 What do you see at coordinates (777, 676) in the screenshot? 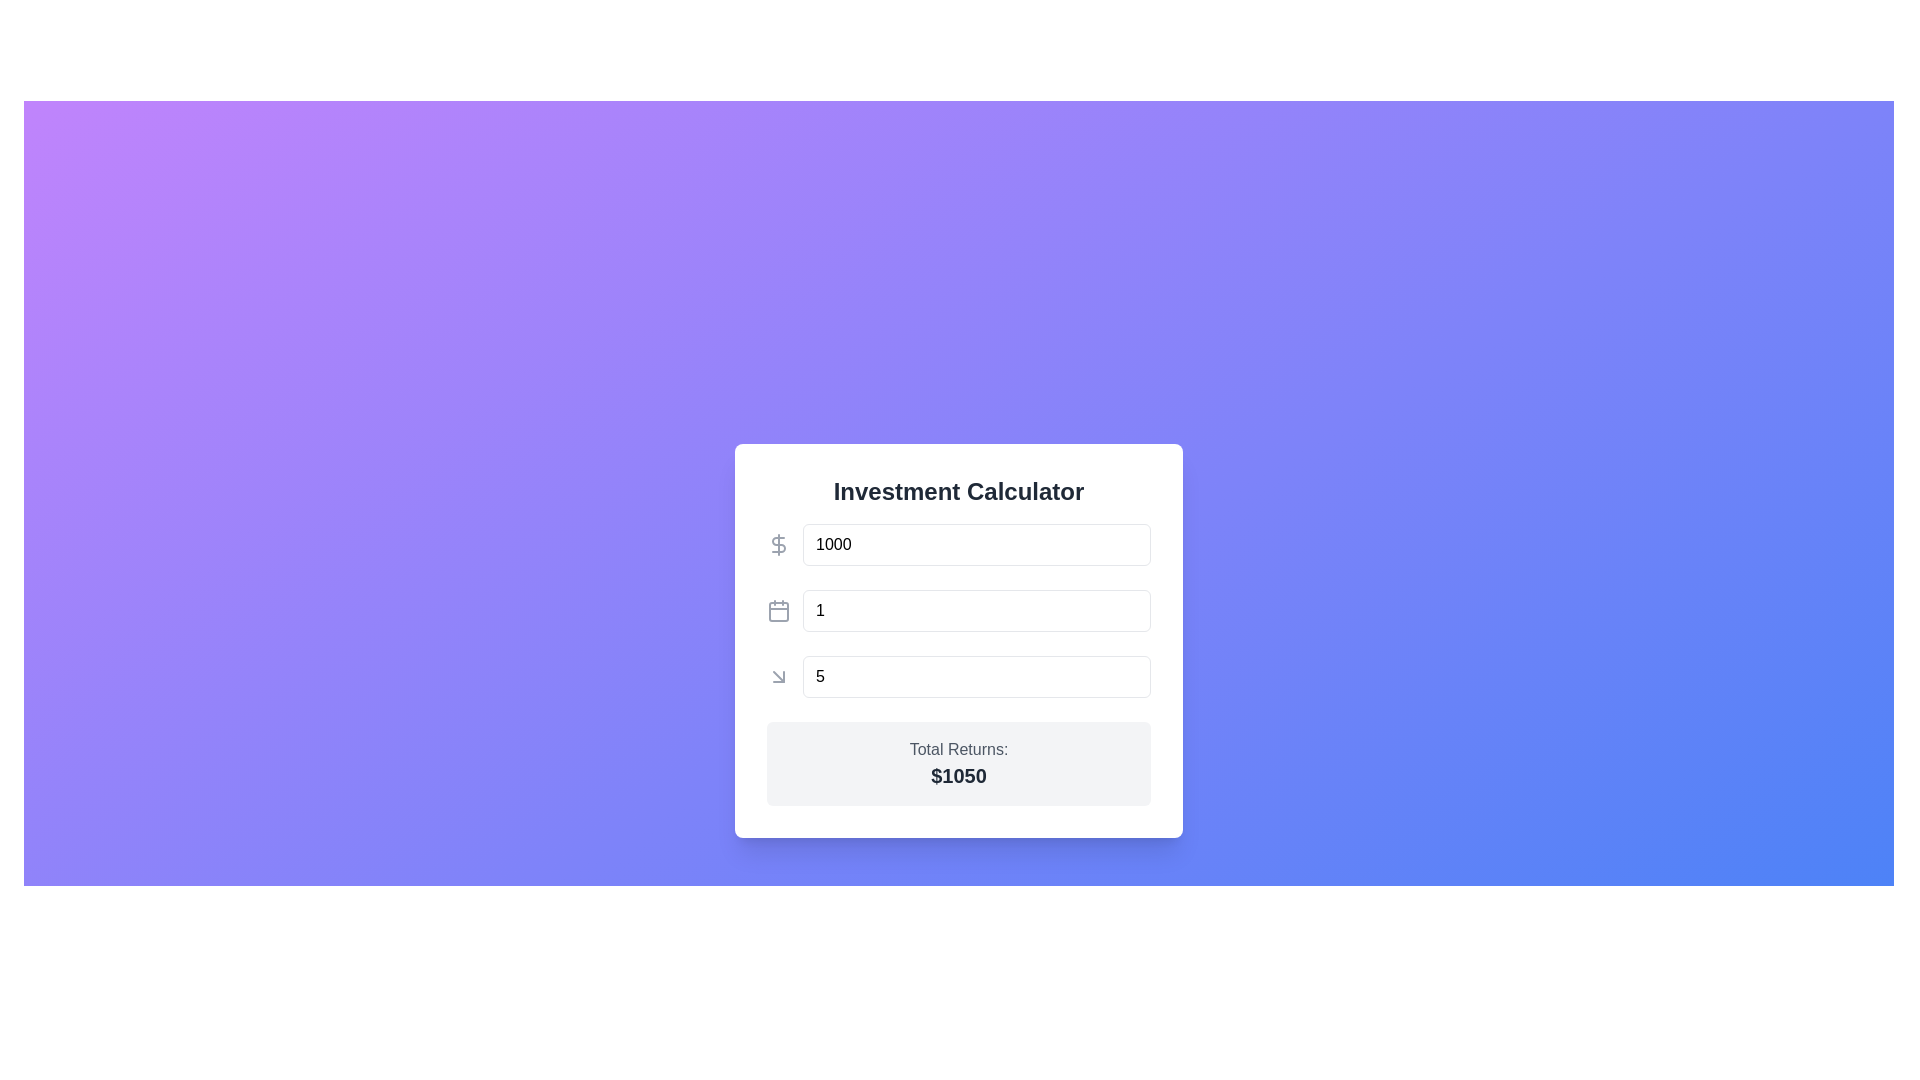
I see `the downward and rightward pointing arrow icon with a thin outline, rendered in gray, located next to the third data input field` at bounding box center [777, 676].